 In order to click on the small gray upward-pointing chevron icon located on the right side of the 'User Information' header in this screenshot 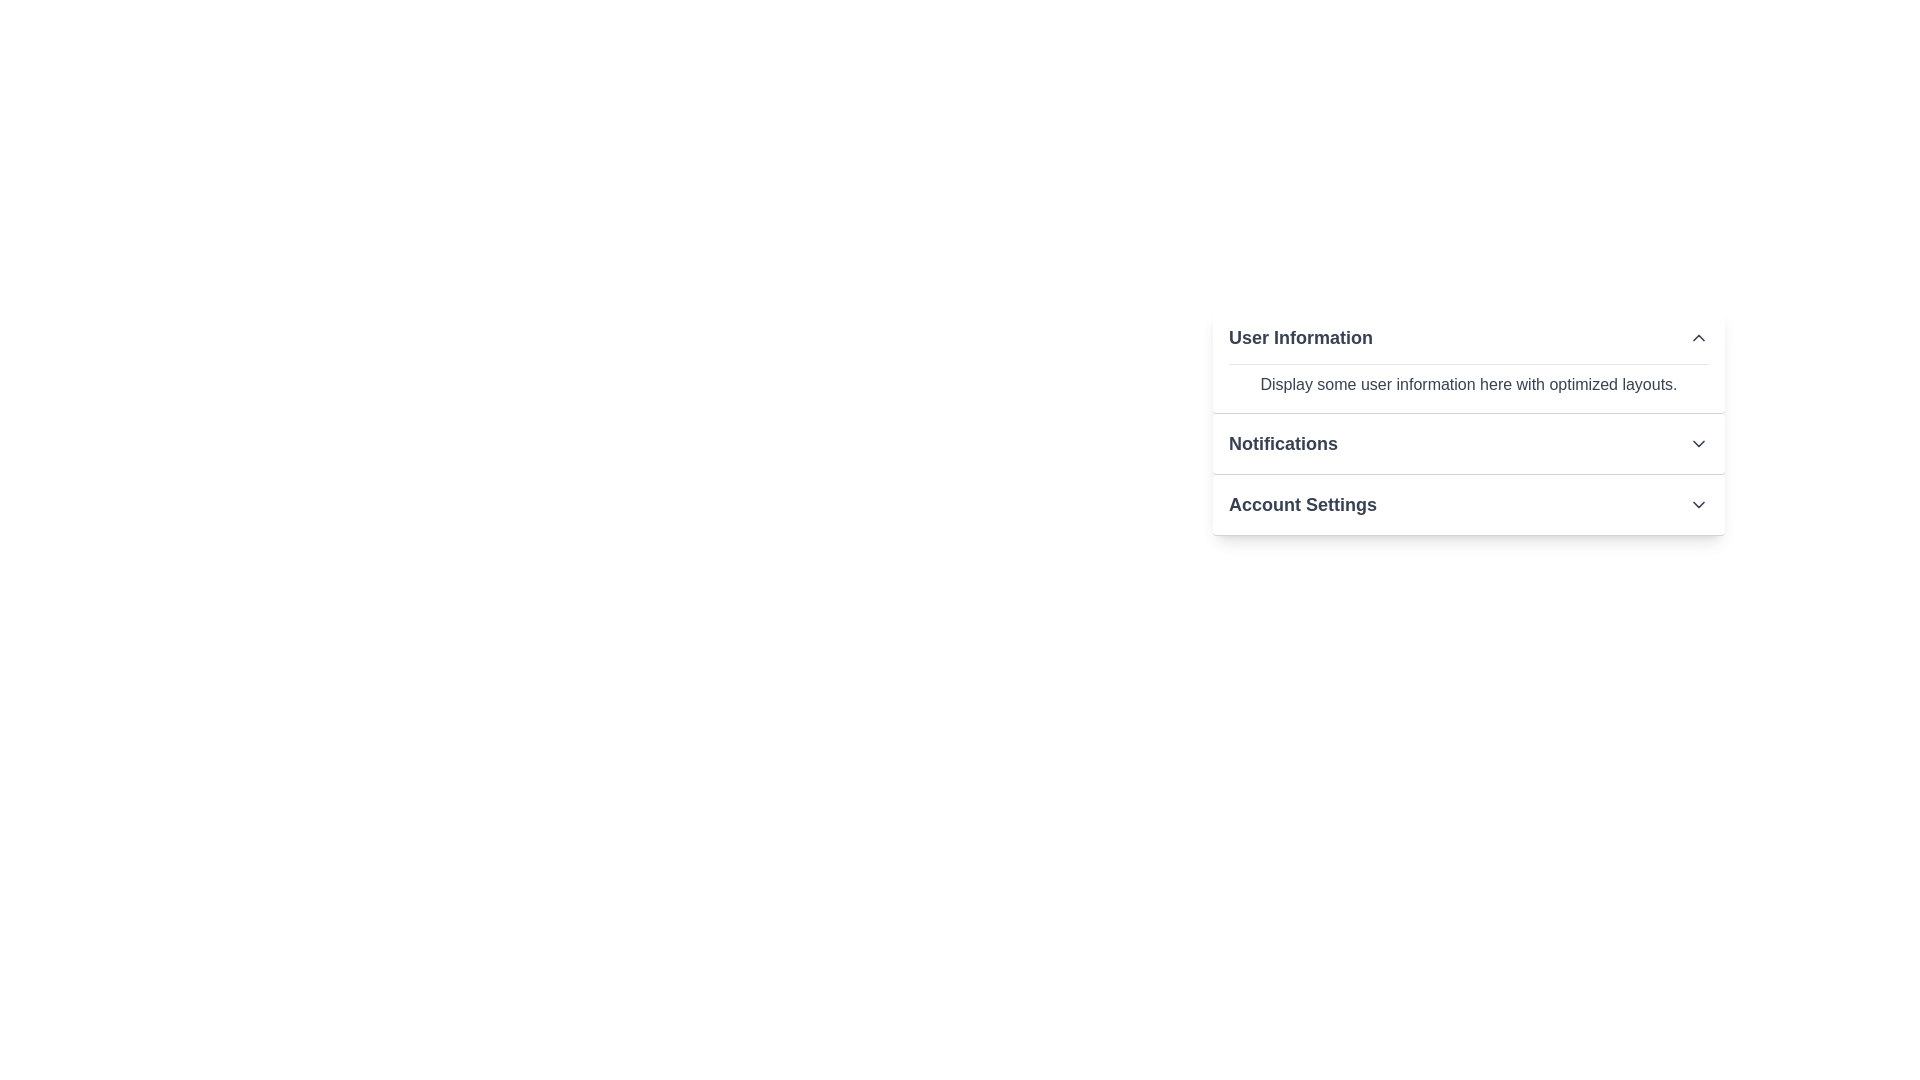, I will do `click(1698, 337)`.